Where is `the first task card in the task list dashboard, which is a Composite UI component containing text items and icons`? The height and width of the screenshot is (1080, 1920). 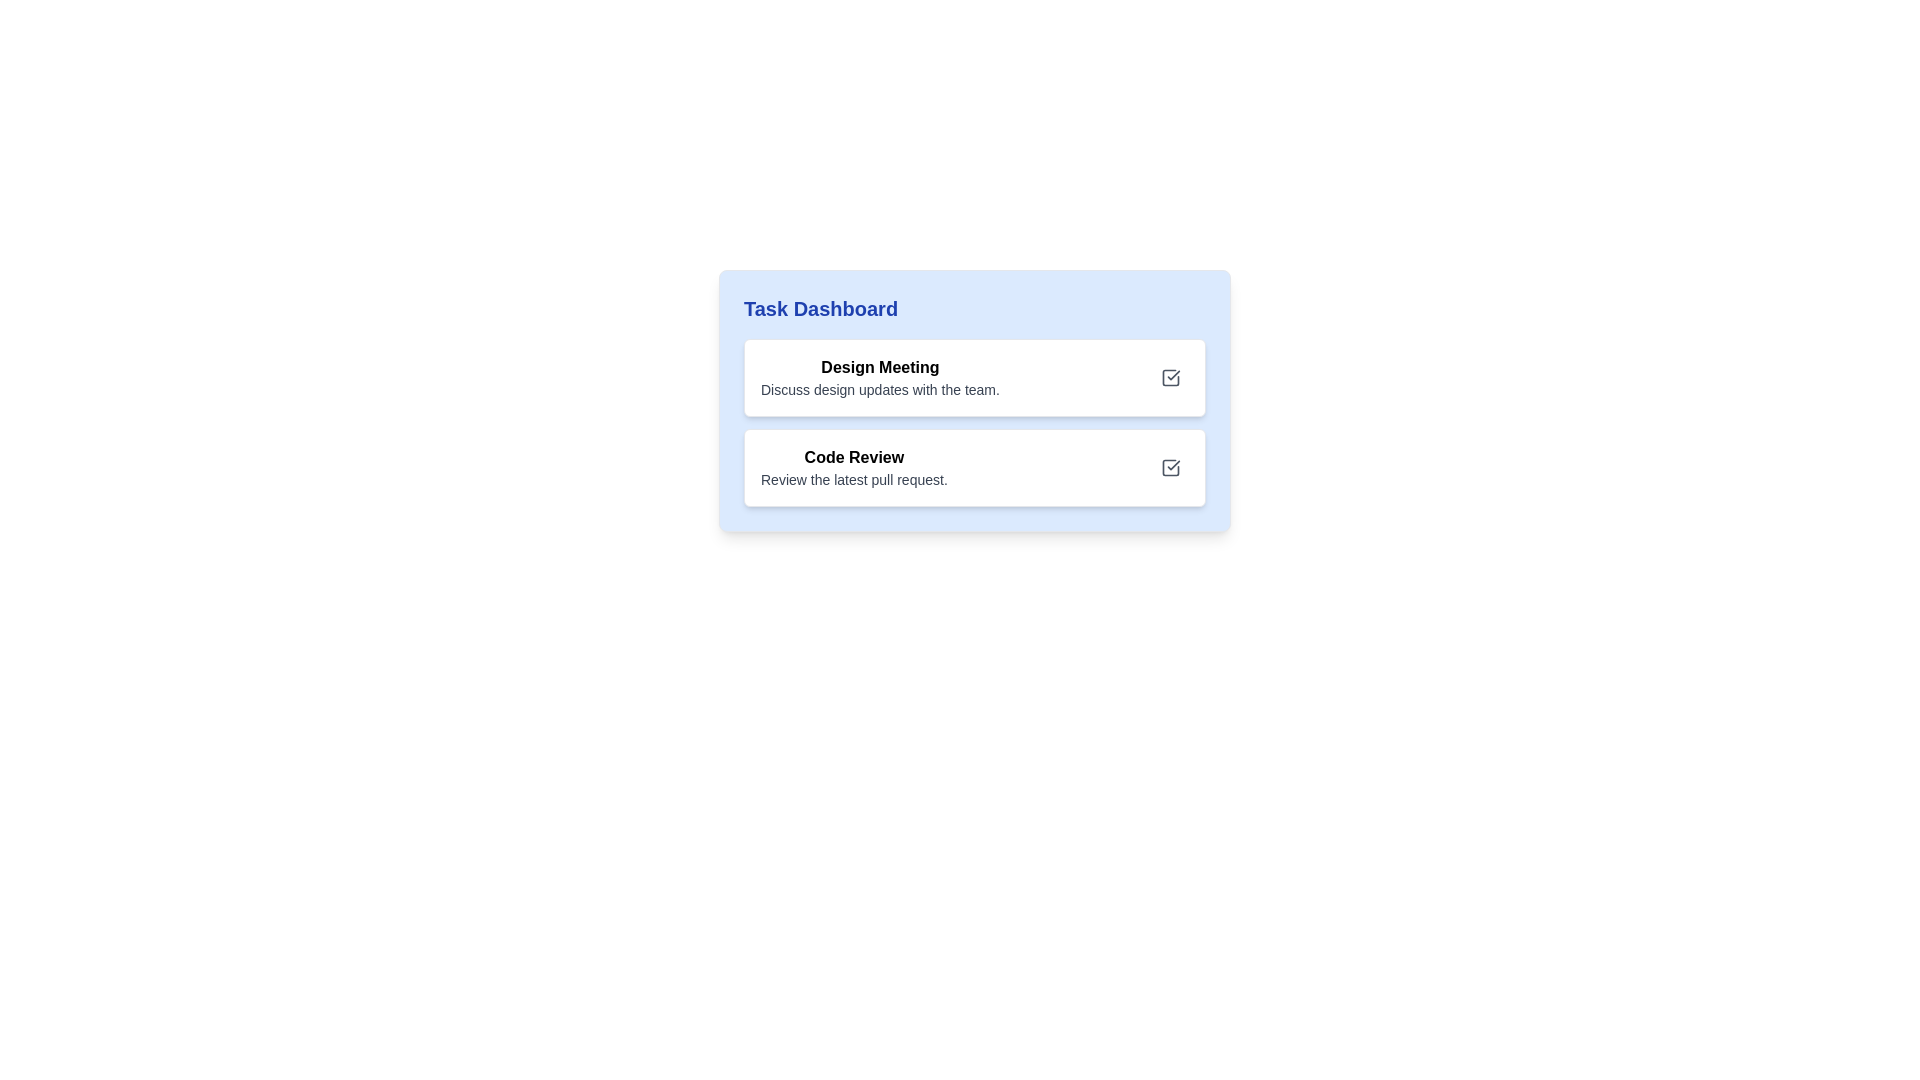 the first task card in the task list dashboard, which is a Composite UI component containing text items and icons is located at coordinates (974, 401).